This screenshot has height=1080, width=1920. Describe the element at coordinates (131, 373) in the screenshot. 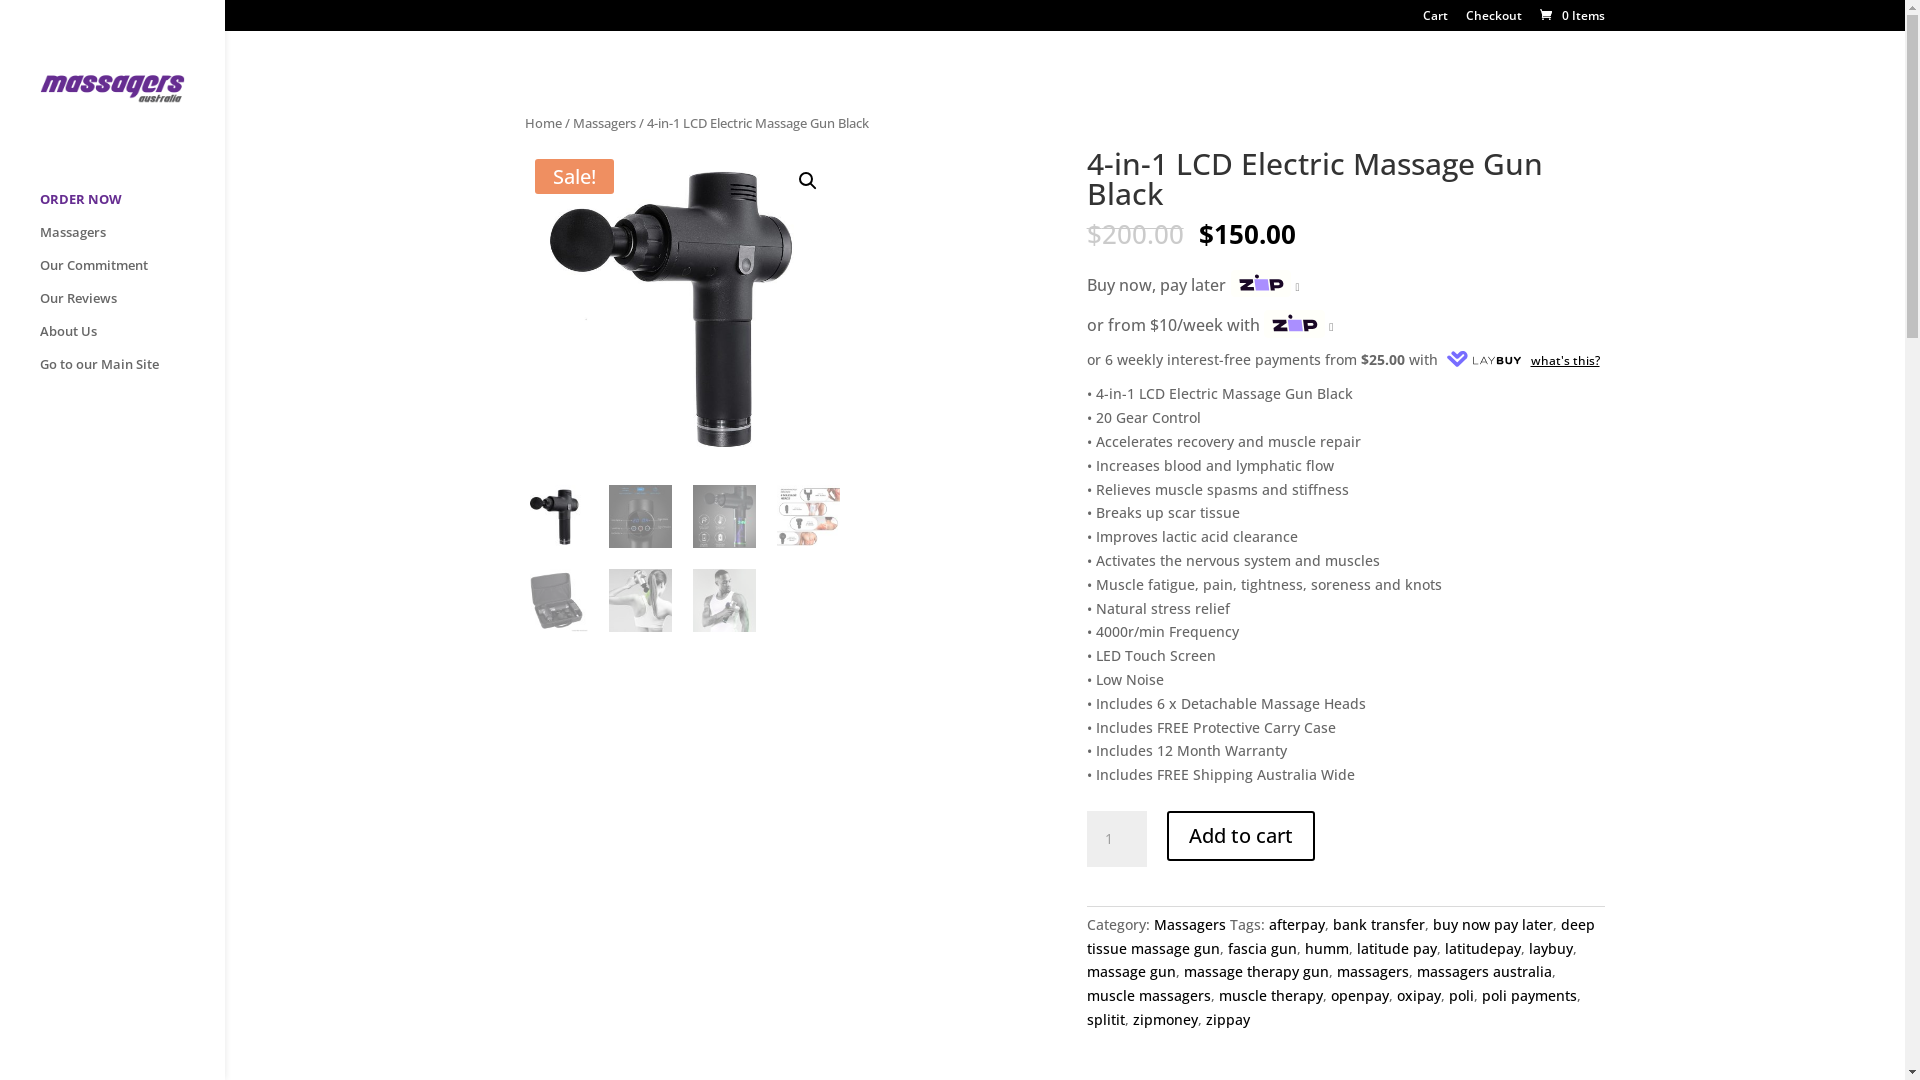

I see `'Go to our Main Site'` at that location.